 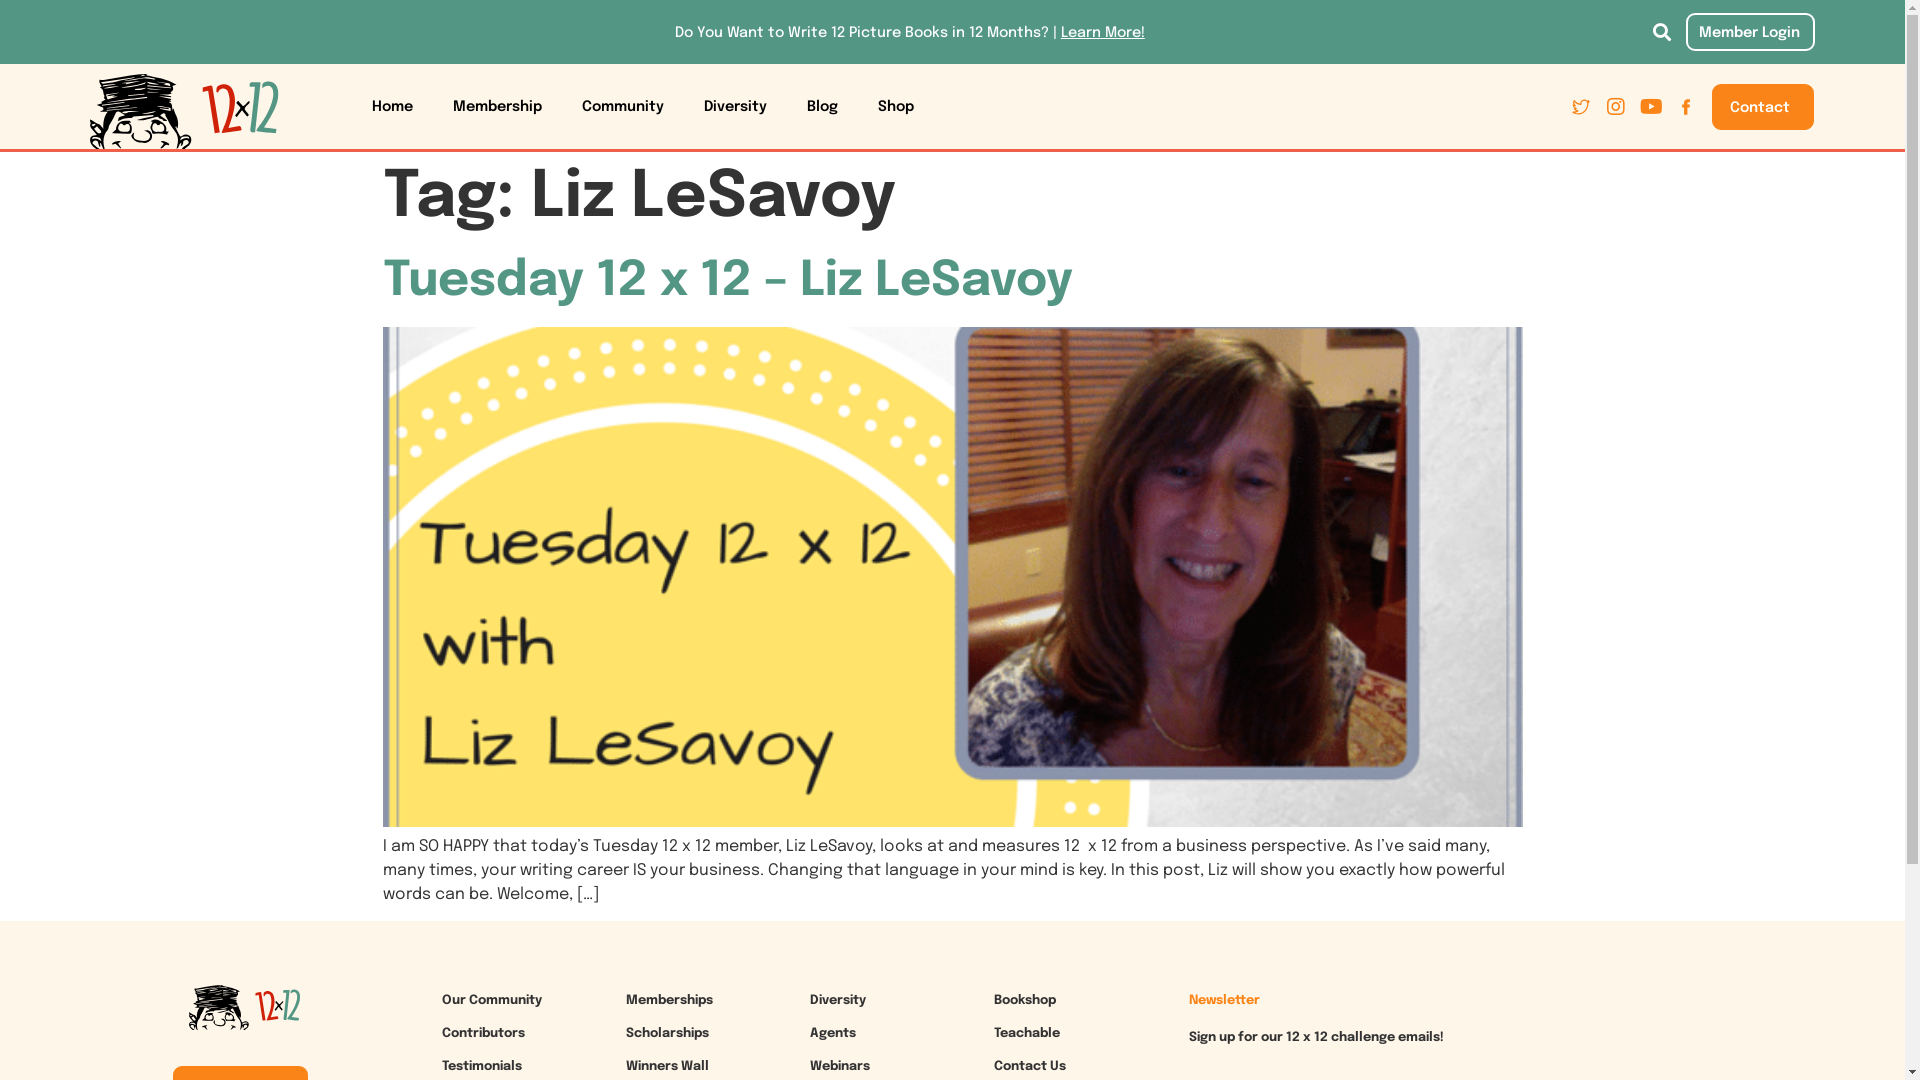 I want to click on 'Bookshop', so click(x=993, y=1000).